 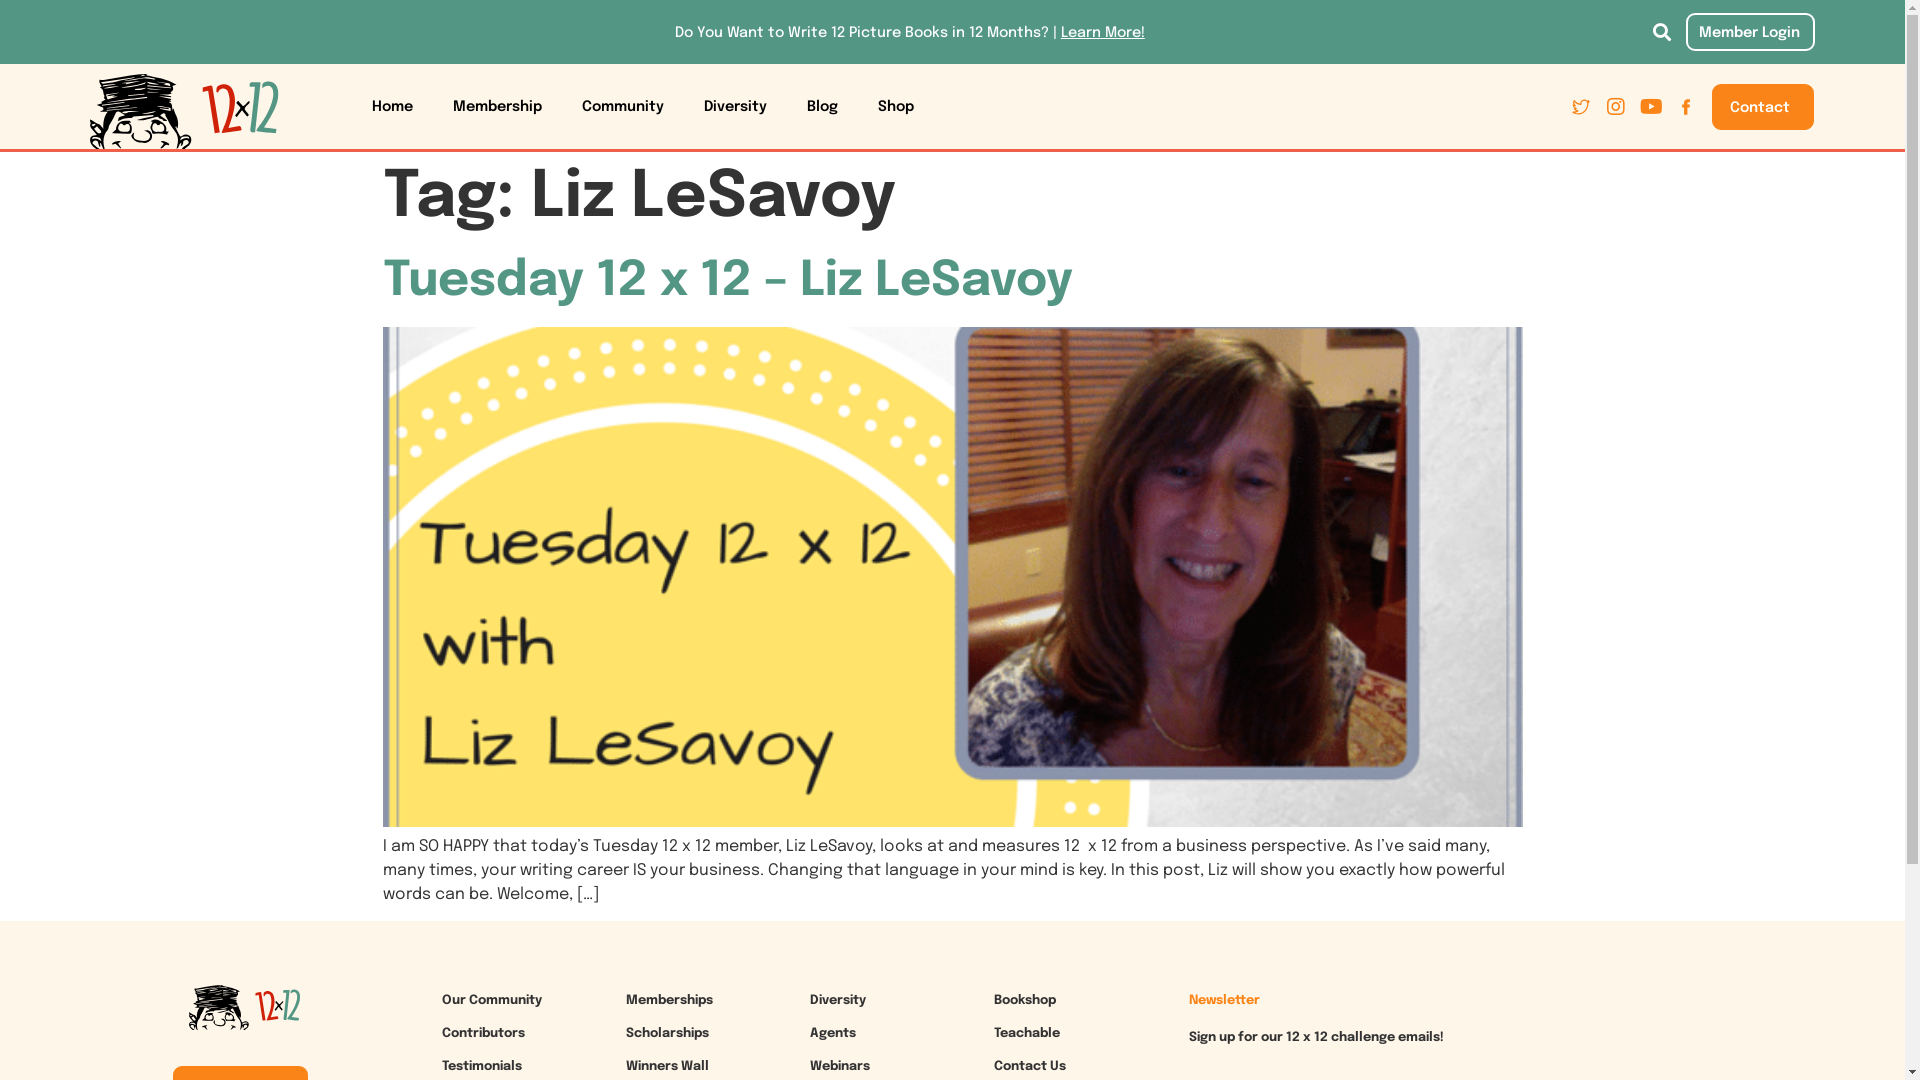 I want to click on 'Bookshop', so click(x=993, y=1000).